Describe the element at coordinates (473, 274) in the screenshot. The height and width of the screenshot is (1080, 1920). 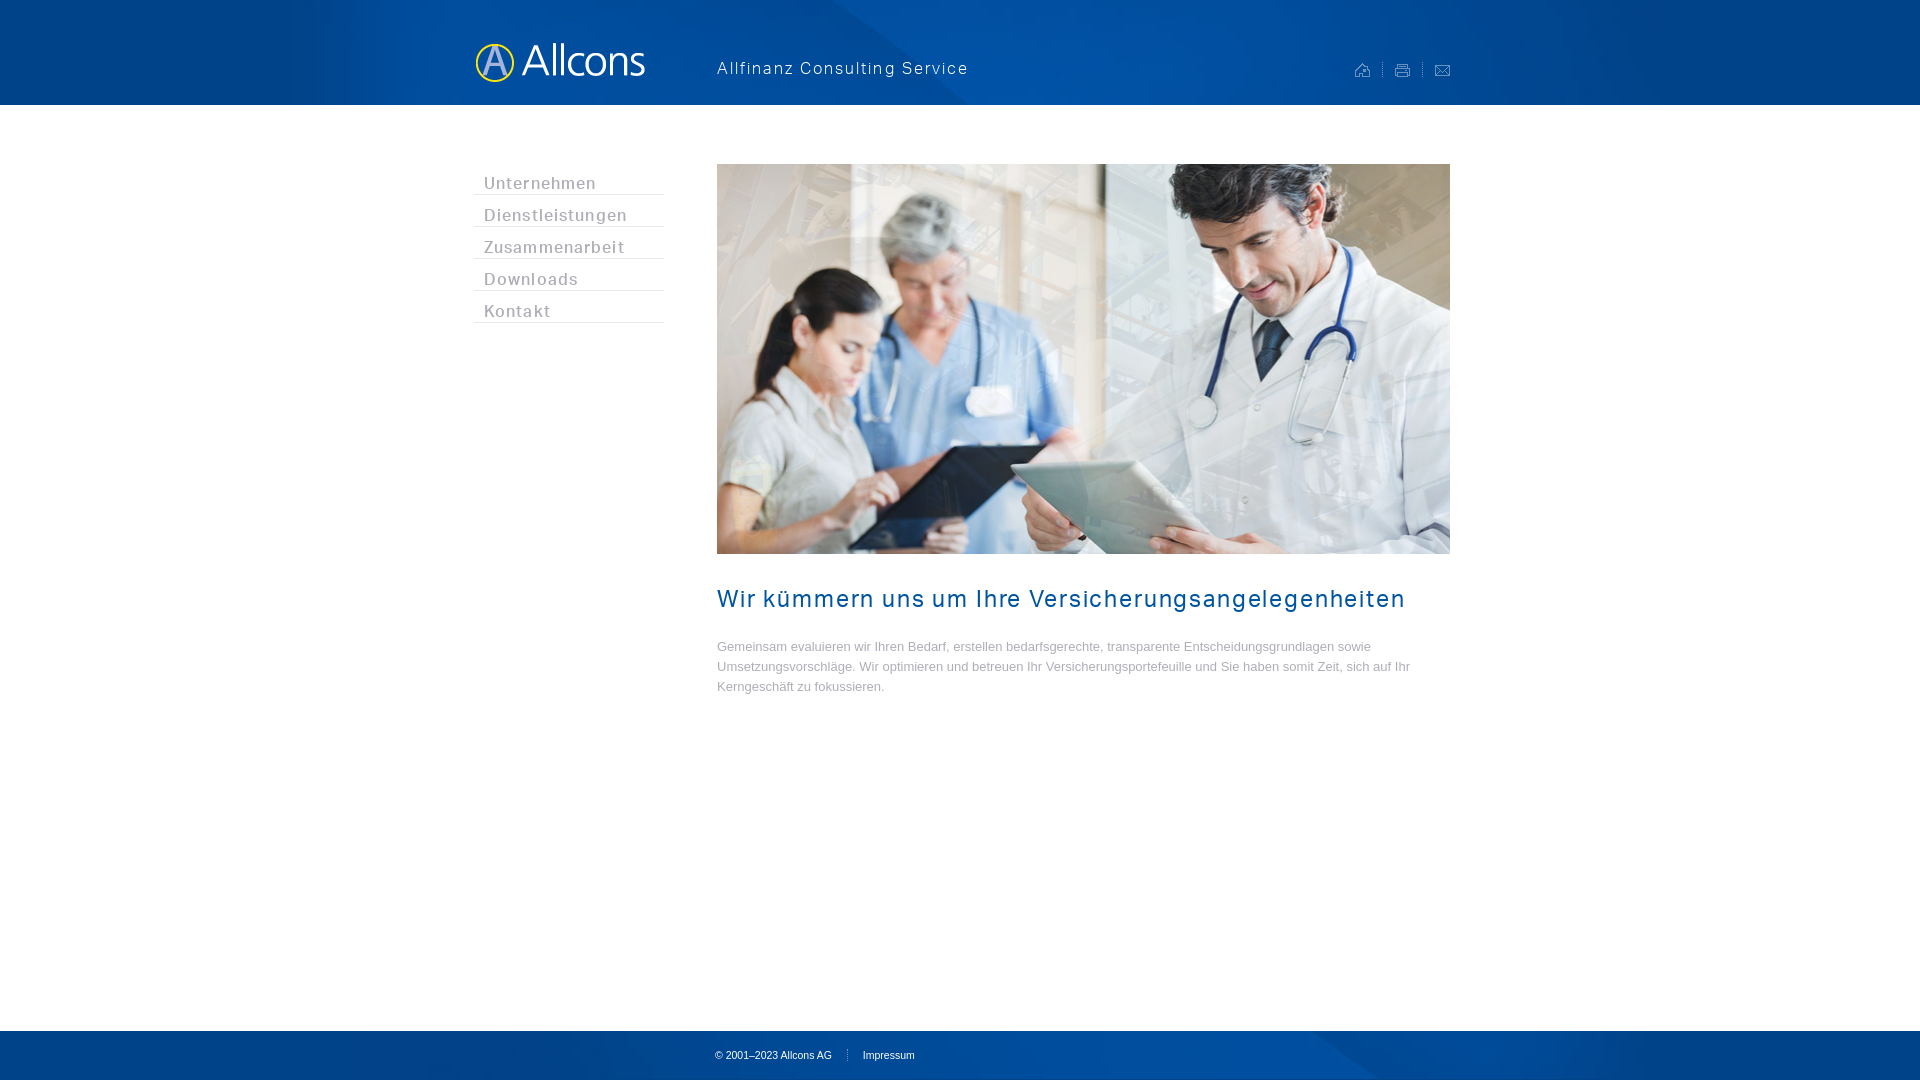
I see `'Downloads'` at that location.